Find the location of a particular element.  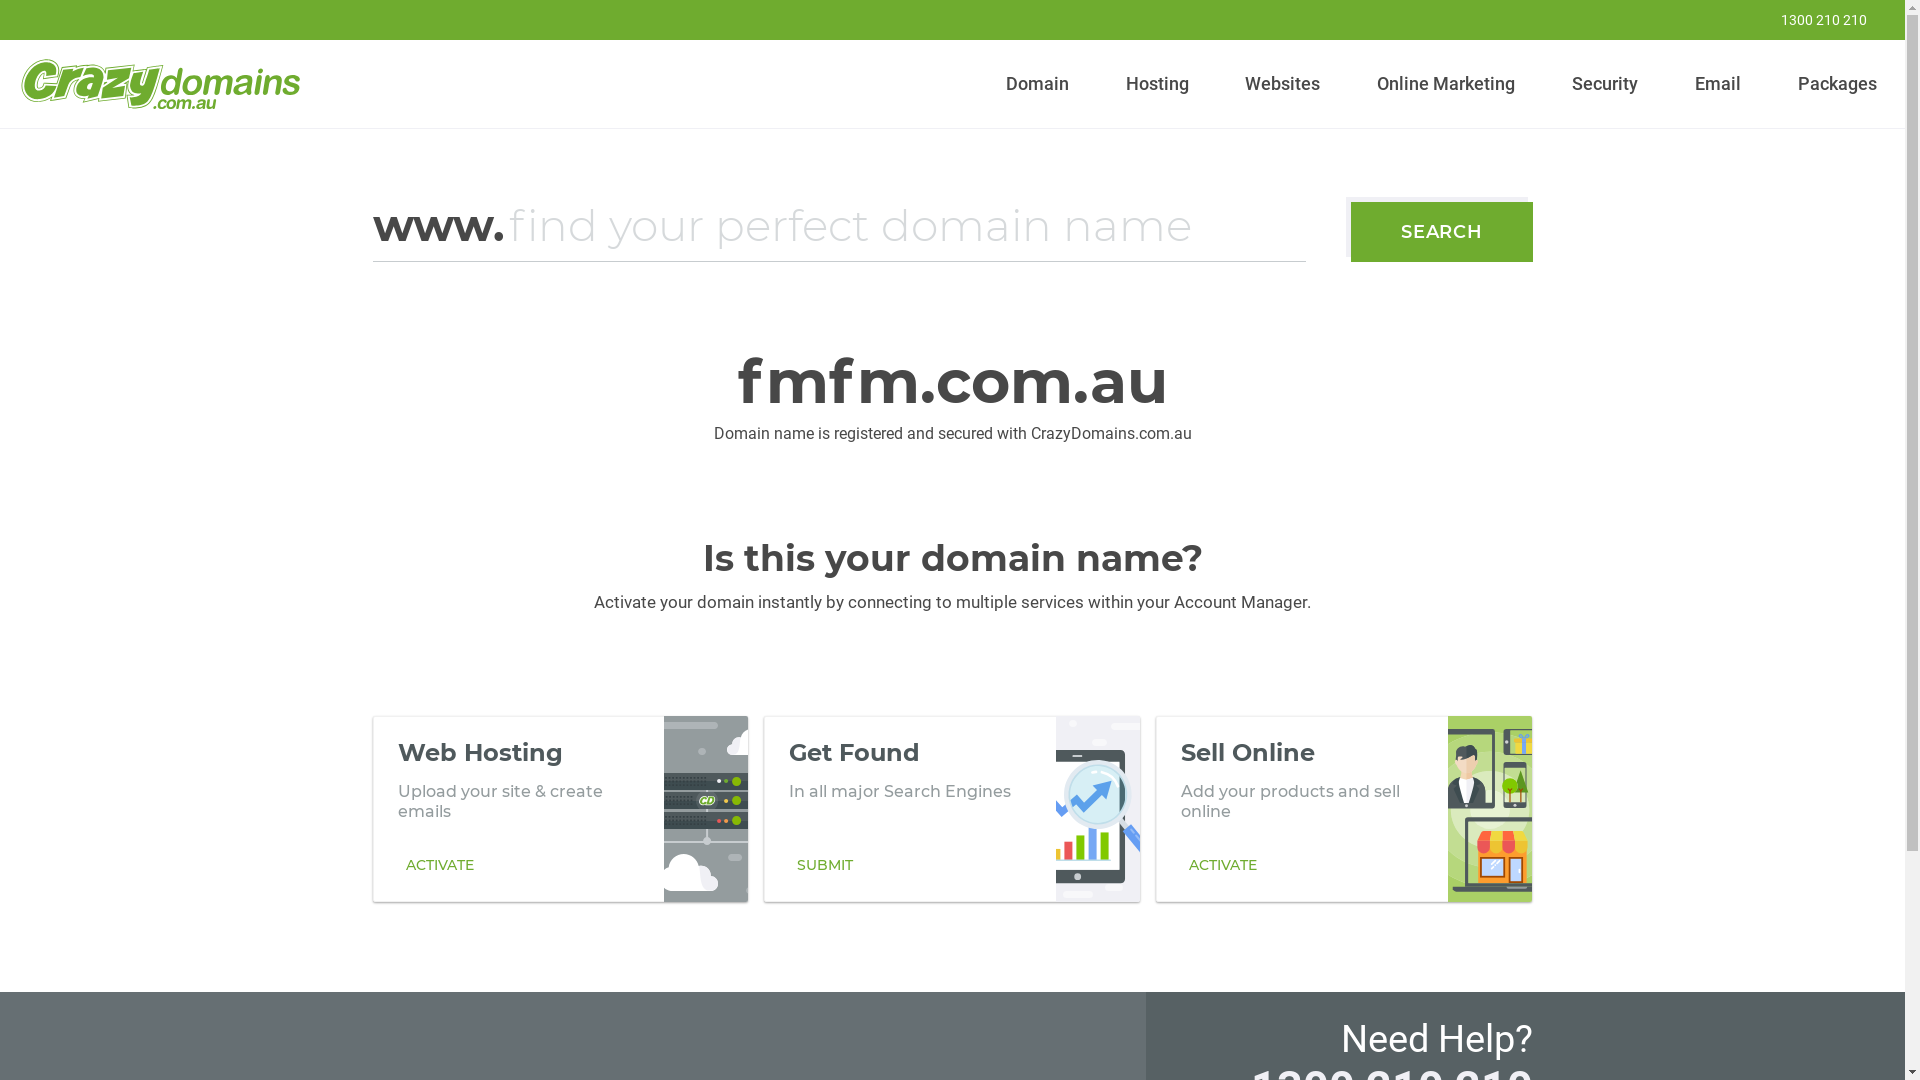

'SEARCH' is located at coordinates (1441, 230).